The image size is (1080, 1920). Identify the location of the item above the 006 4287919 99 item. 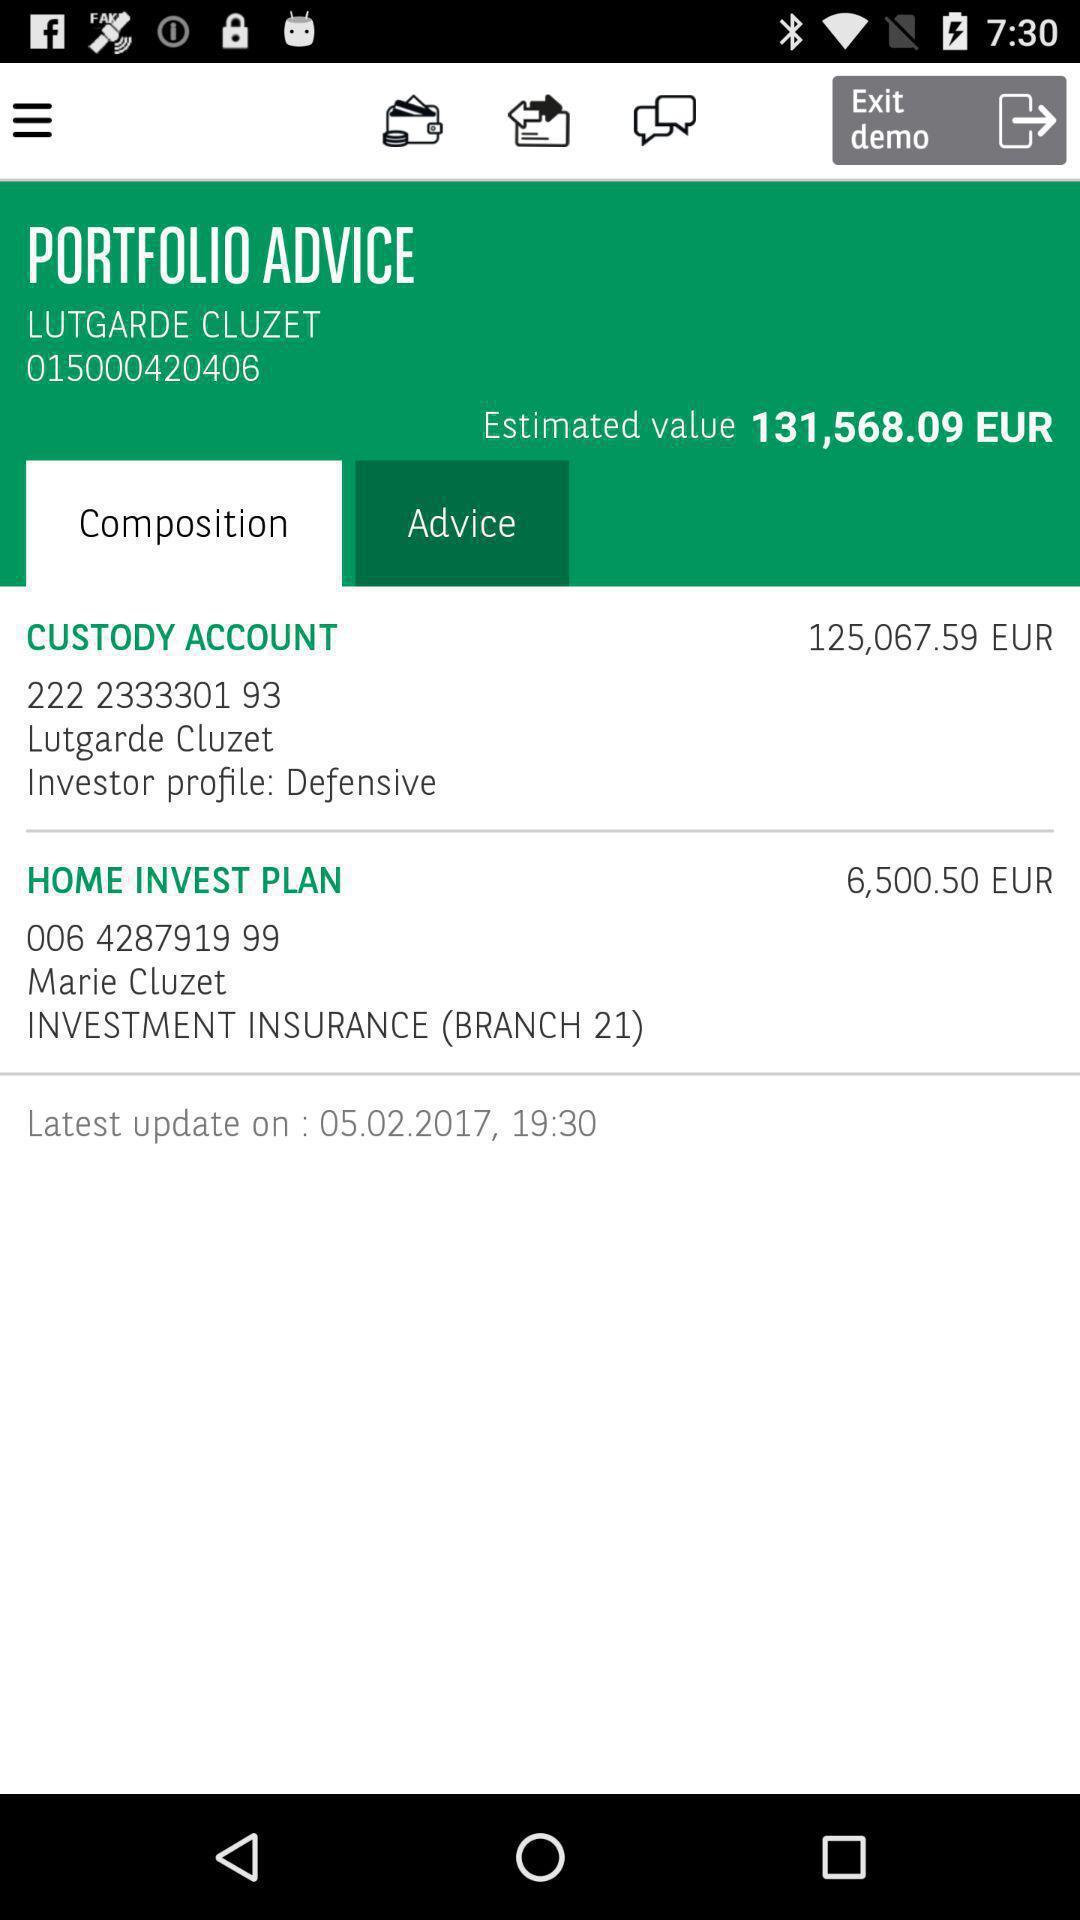
(422, 880).